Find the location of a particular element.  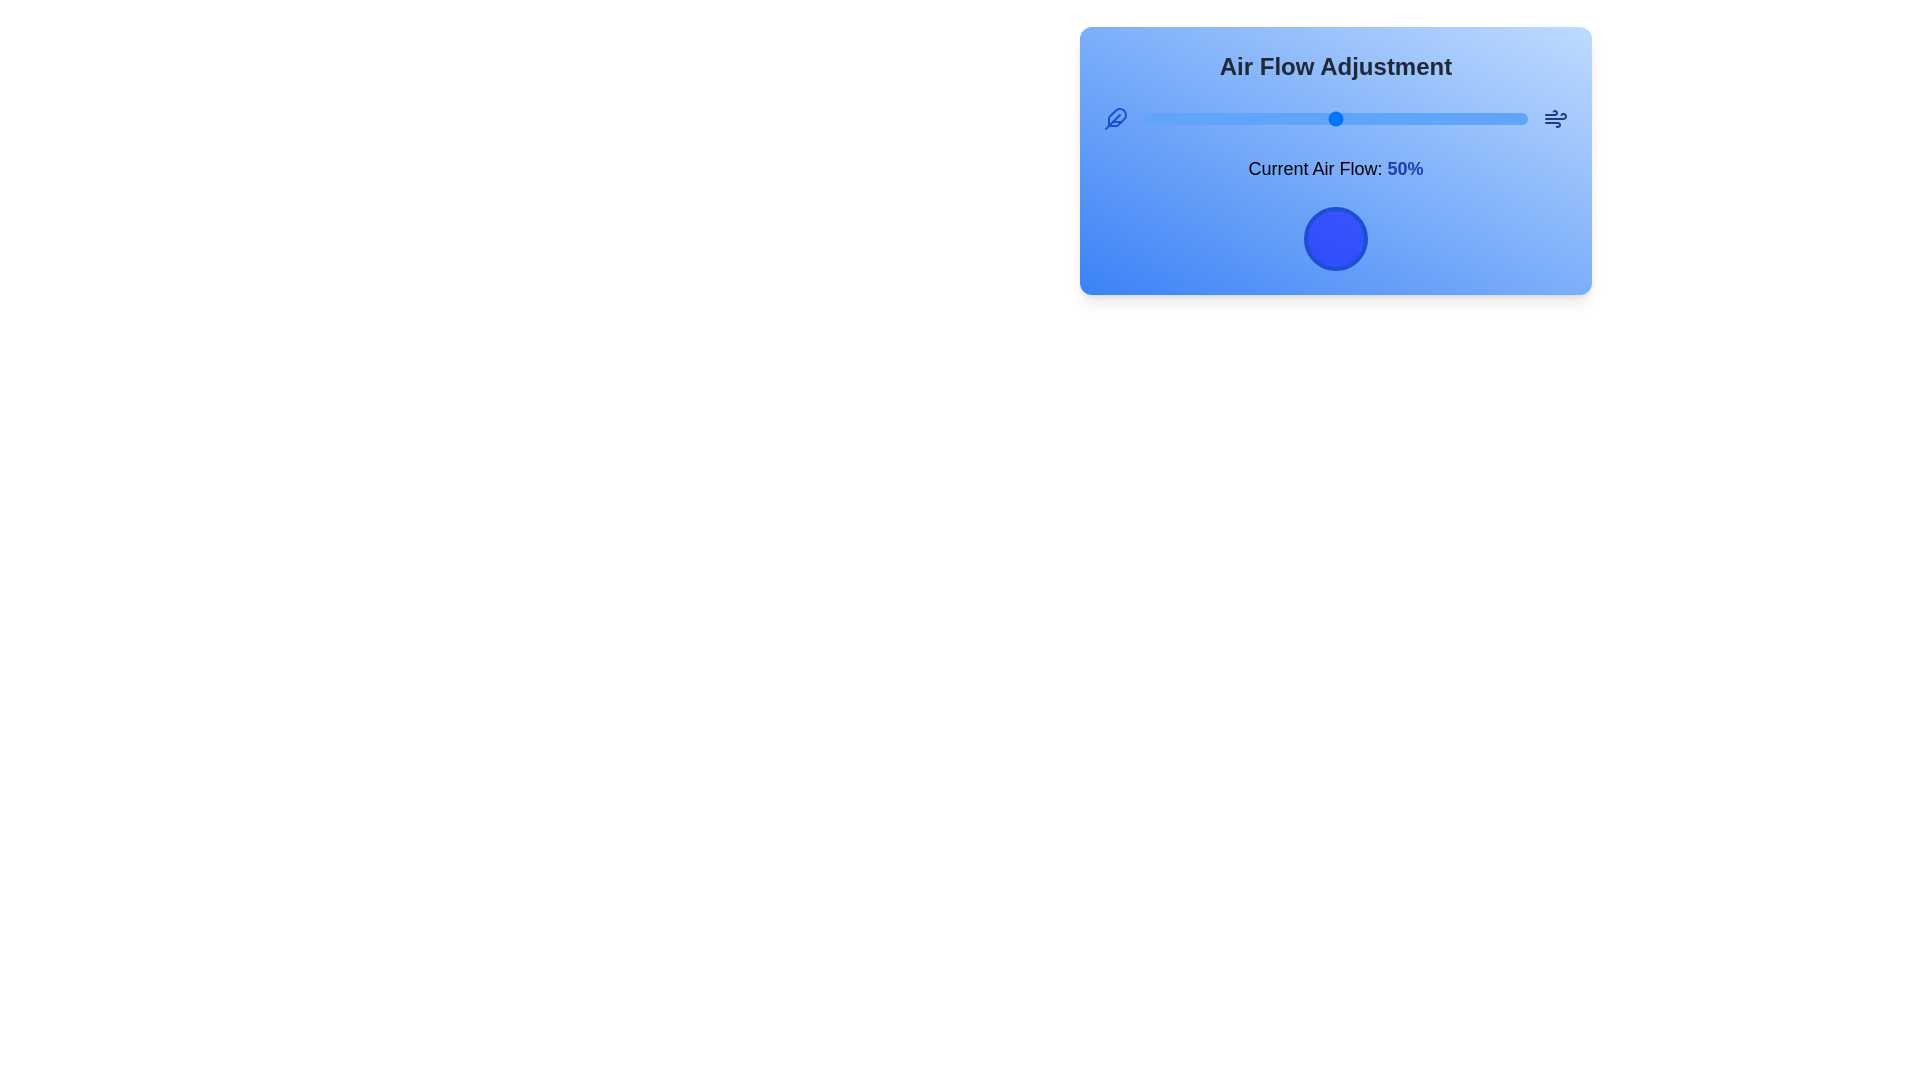

the air flow to 84% using the slider is located at coordinates (1466, 119).